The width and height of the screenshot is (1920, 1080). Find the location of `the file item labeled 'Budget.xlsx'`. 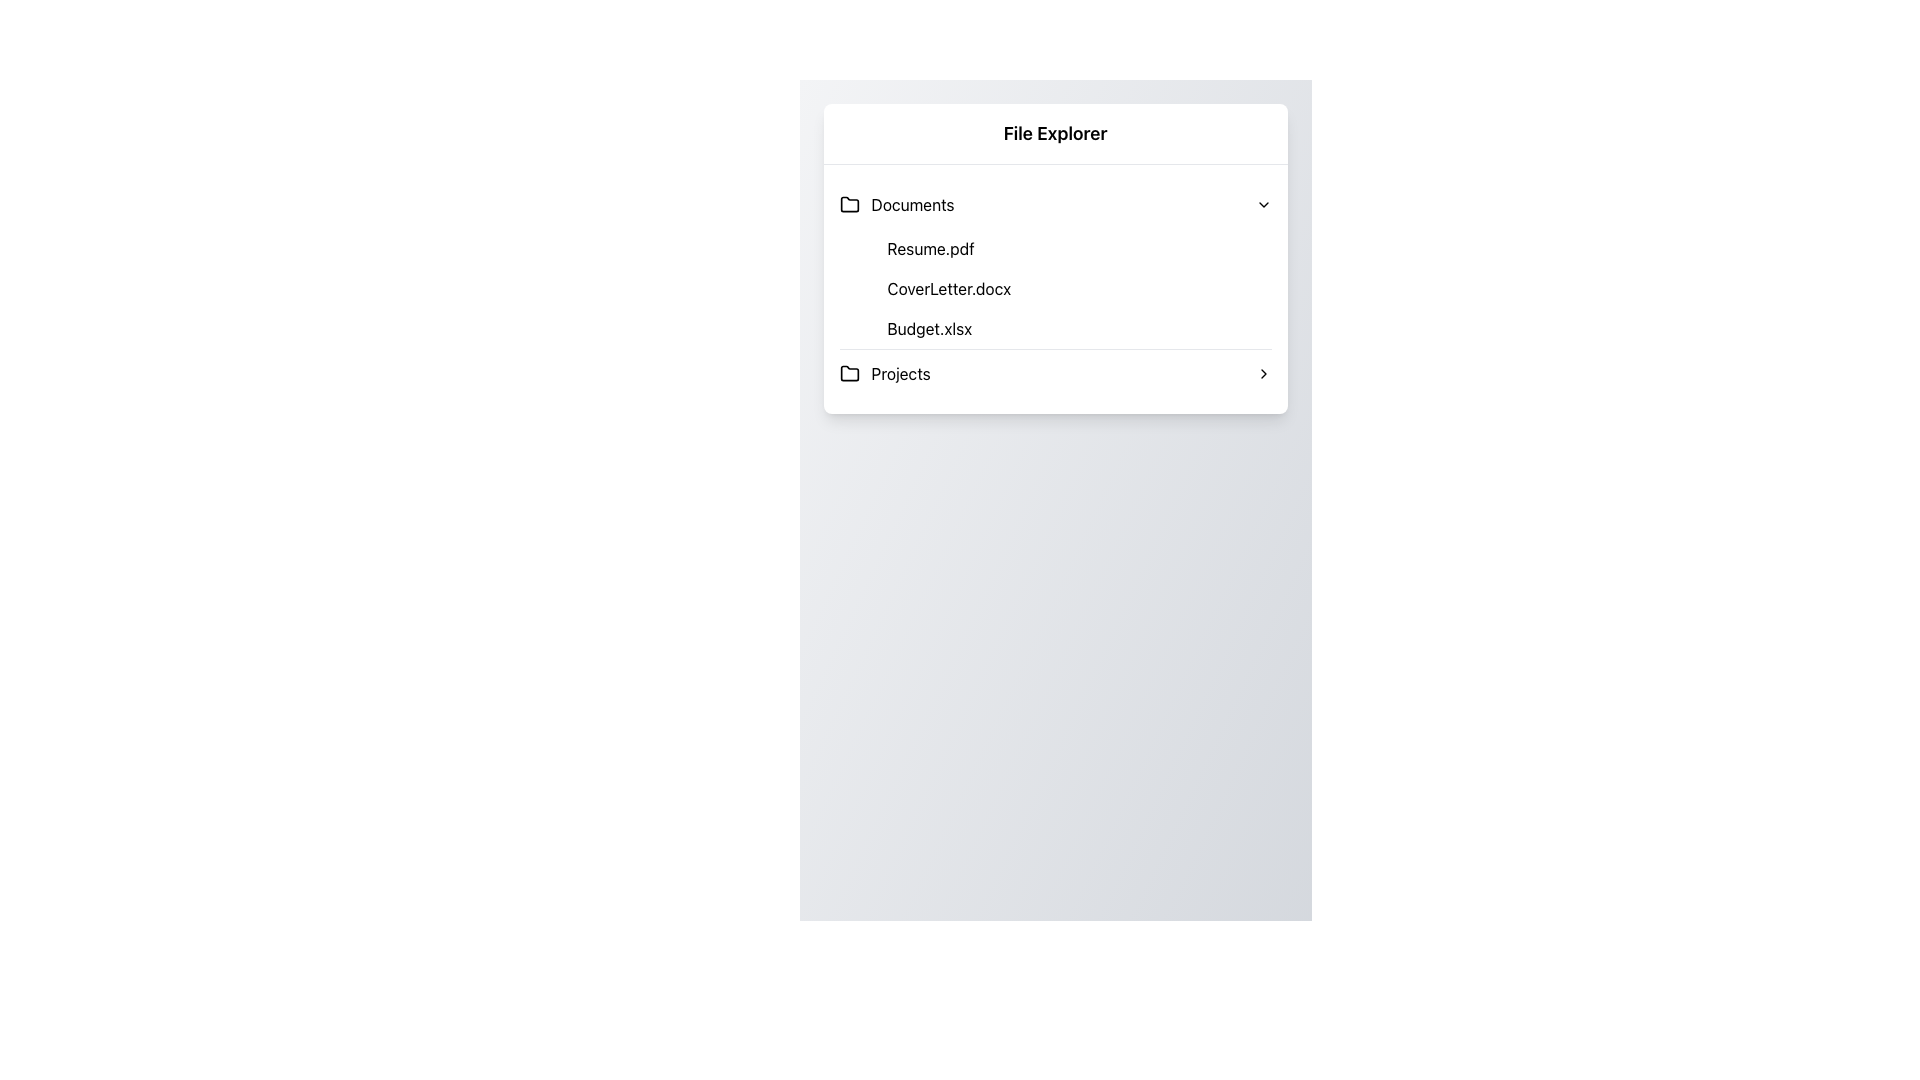

the file item labeled 'Budget.xlsx' is located at coordinates (1070, 327).